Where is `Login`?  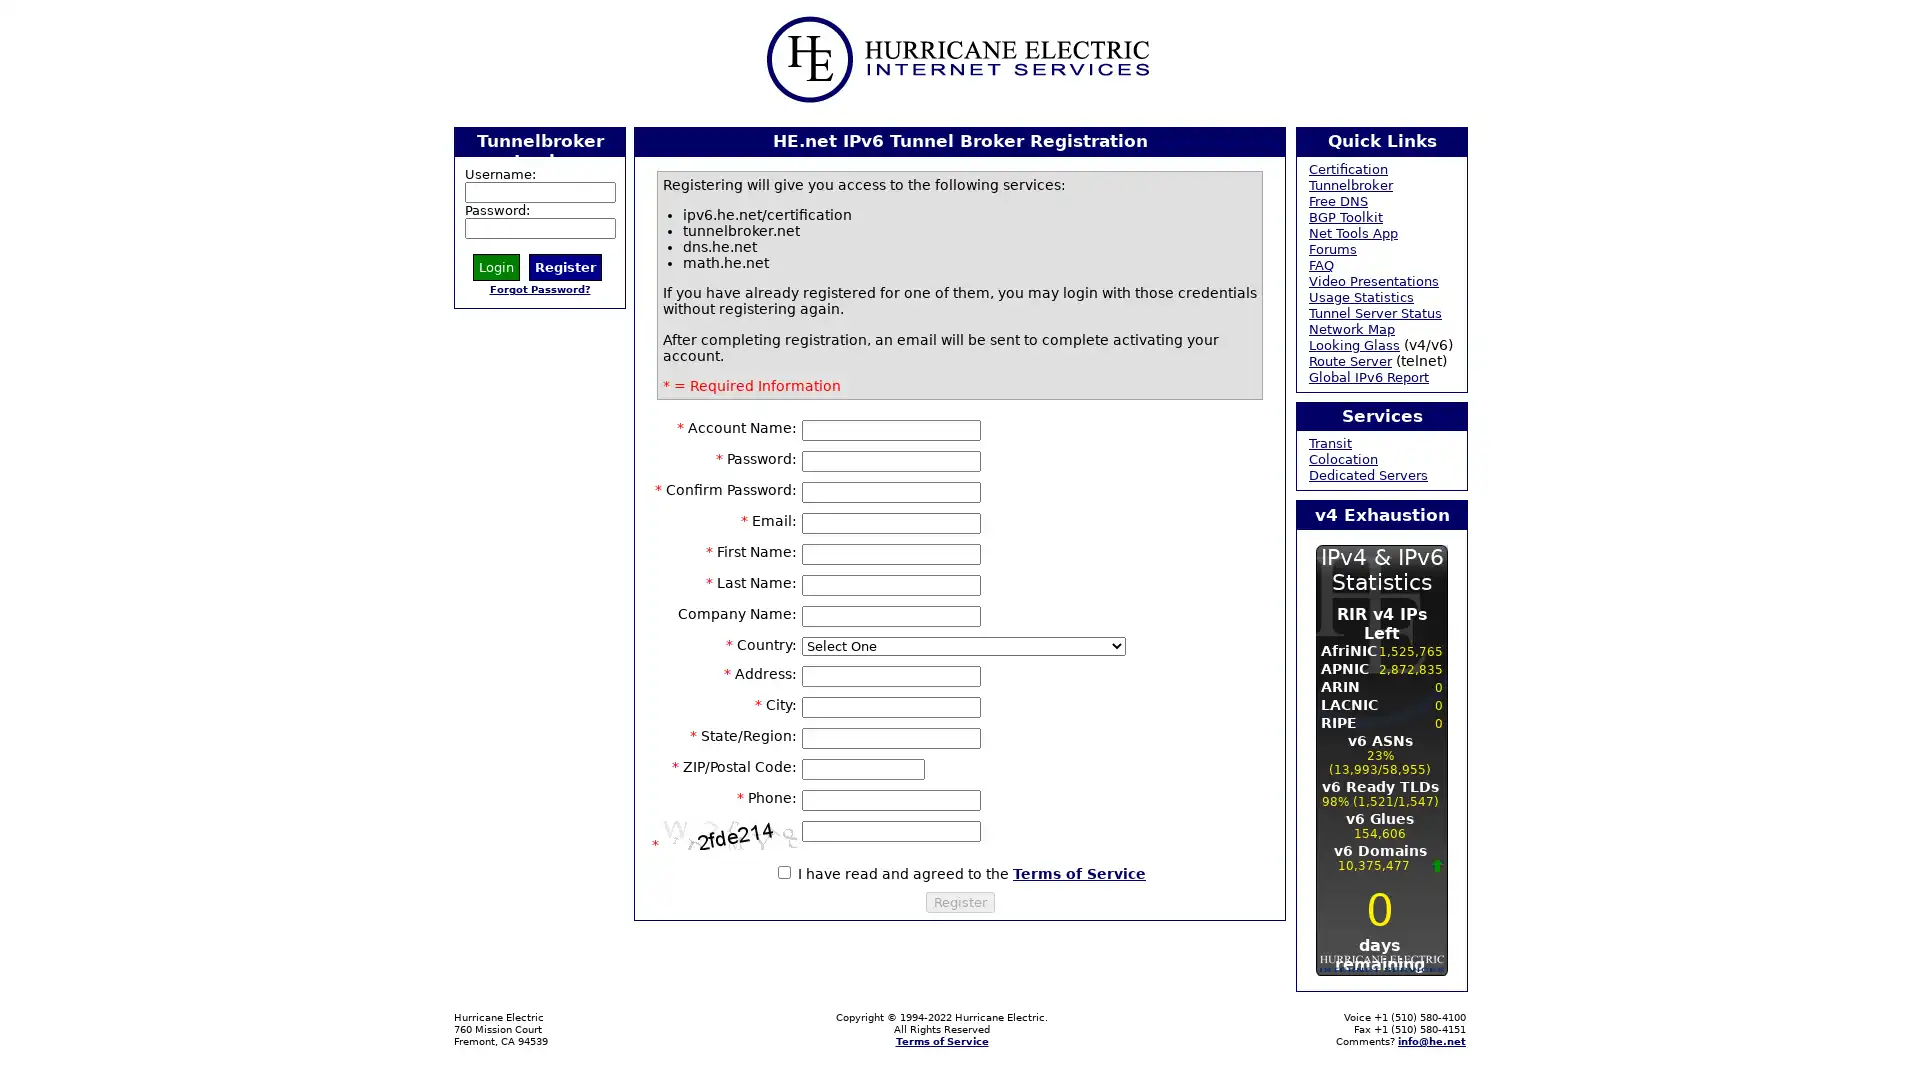
Login is located at coordinates (496, 265).